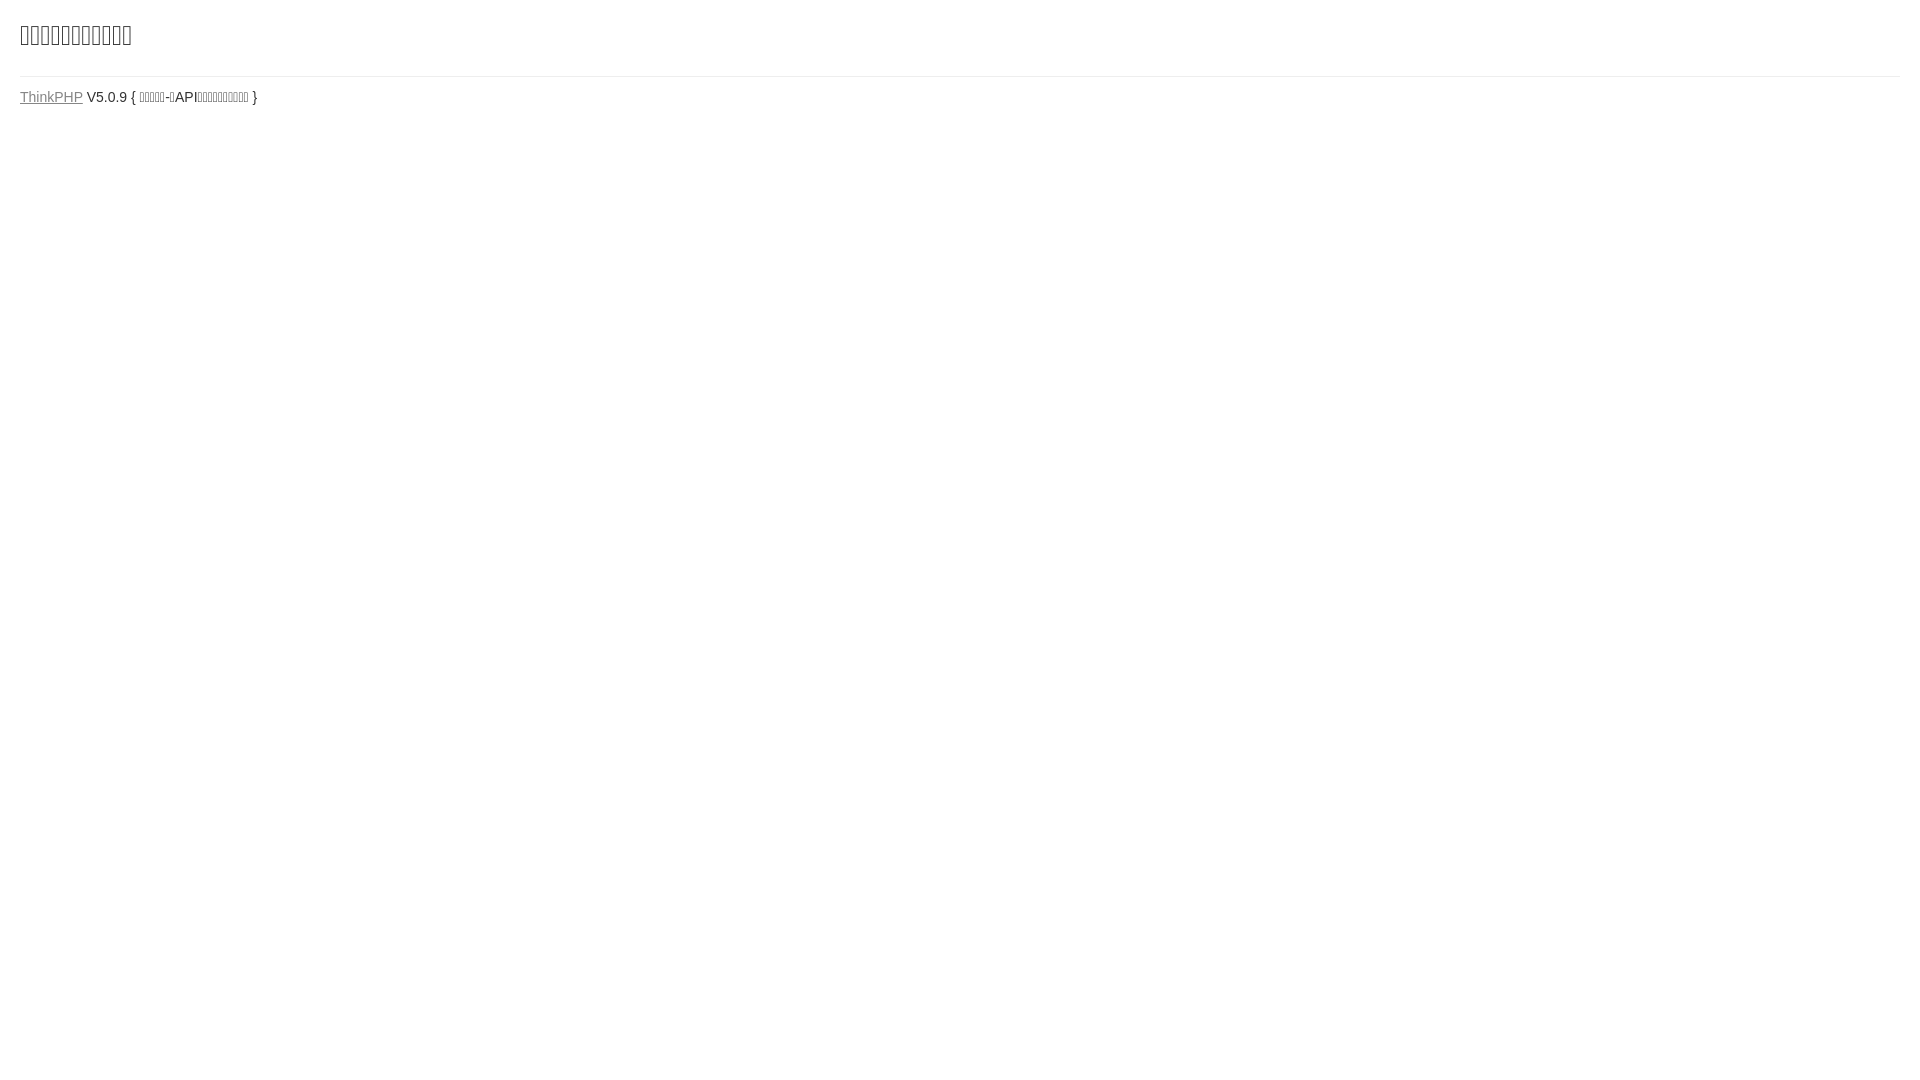 The height and width of the screenshot is (1080, 1920). I want to click on 'ThinkPHP', so click(51, 96).